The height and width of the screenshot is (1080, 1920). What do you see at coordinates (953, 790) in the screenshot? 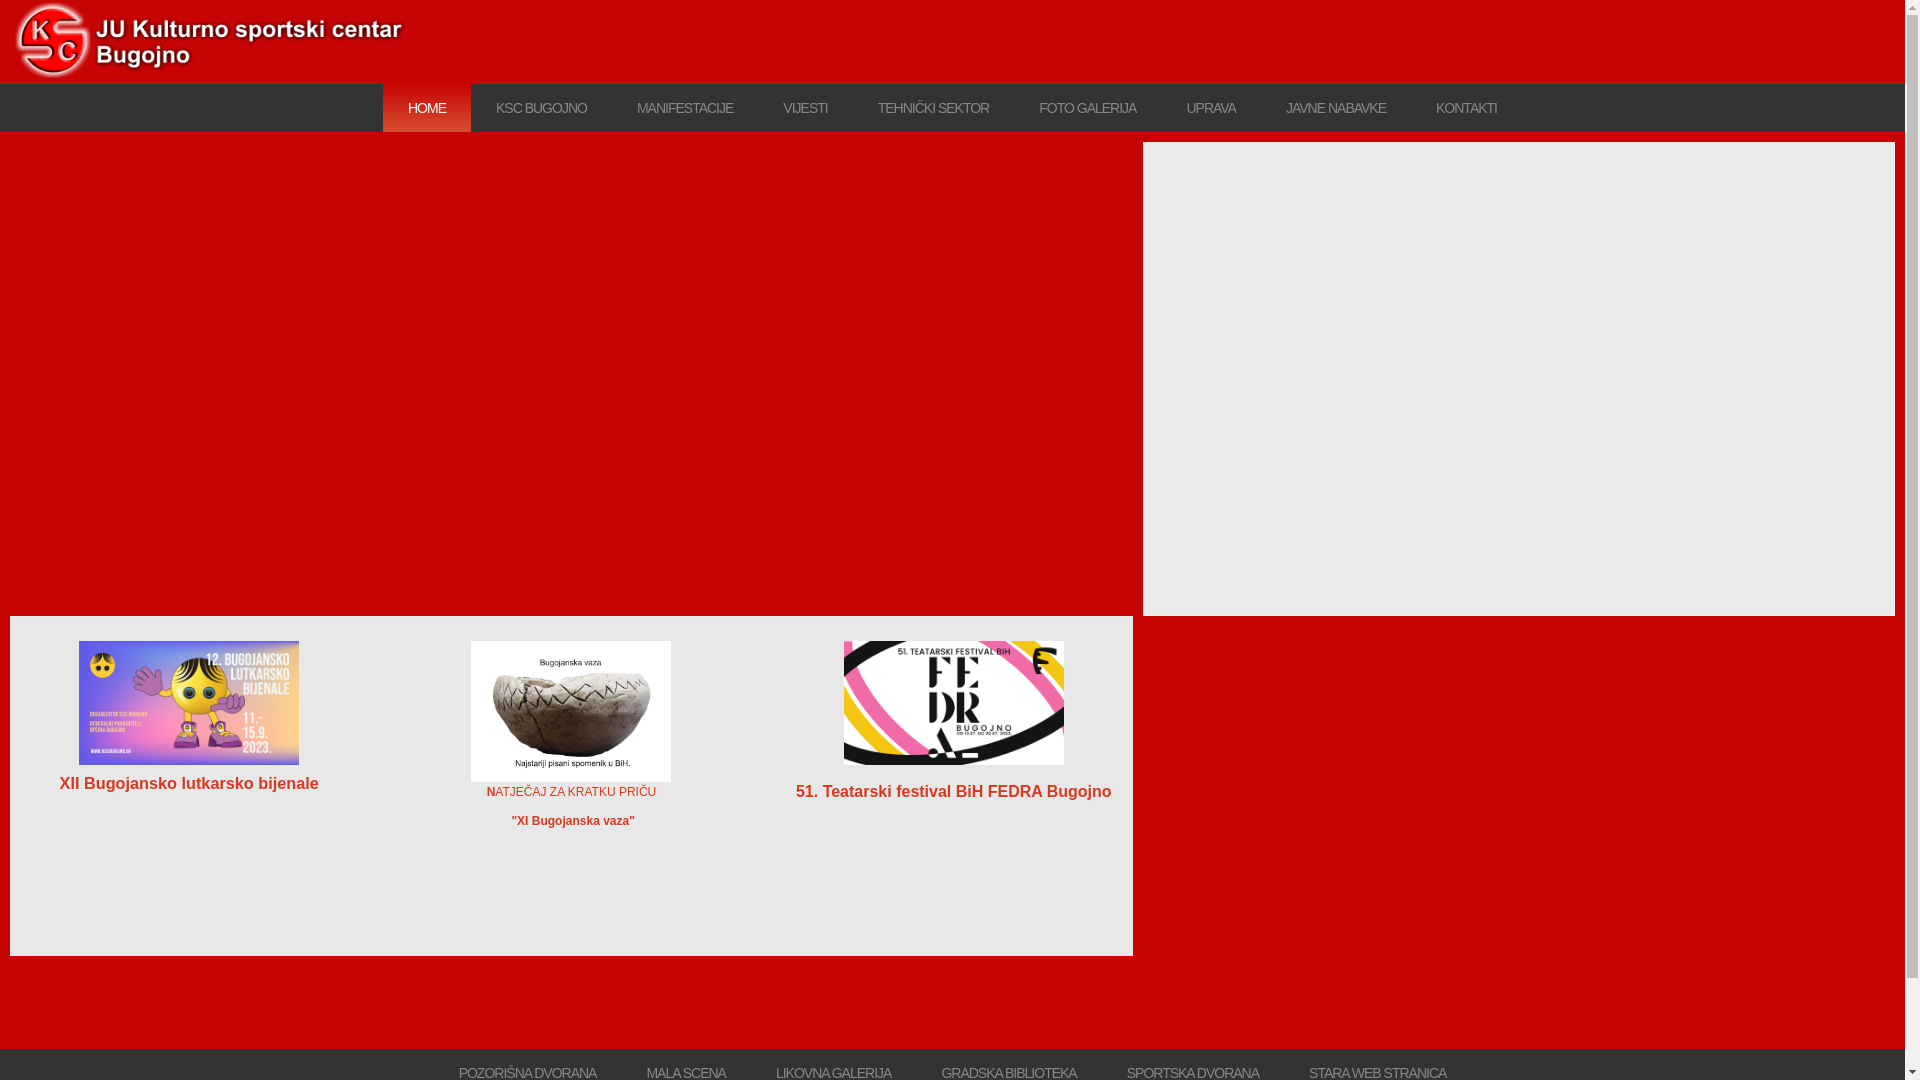
I see `'51. Teatarski festival BiH FEDRA Bugojno'` at bounding box center [953, 790].